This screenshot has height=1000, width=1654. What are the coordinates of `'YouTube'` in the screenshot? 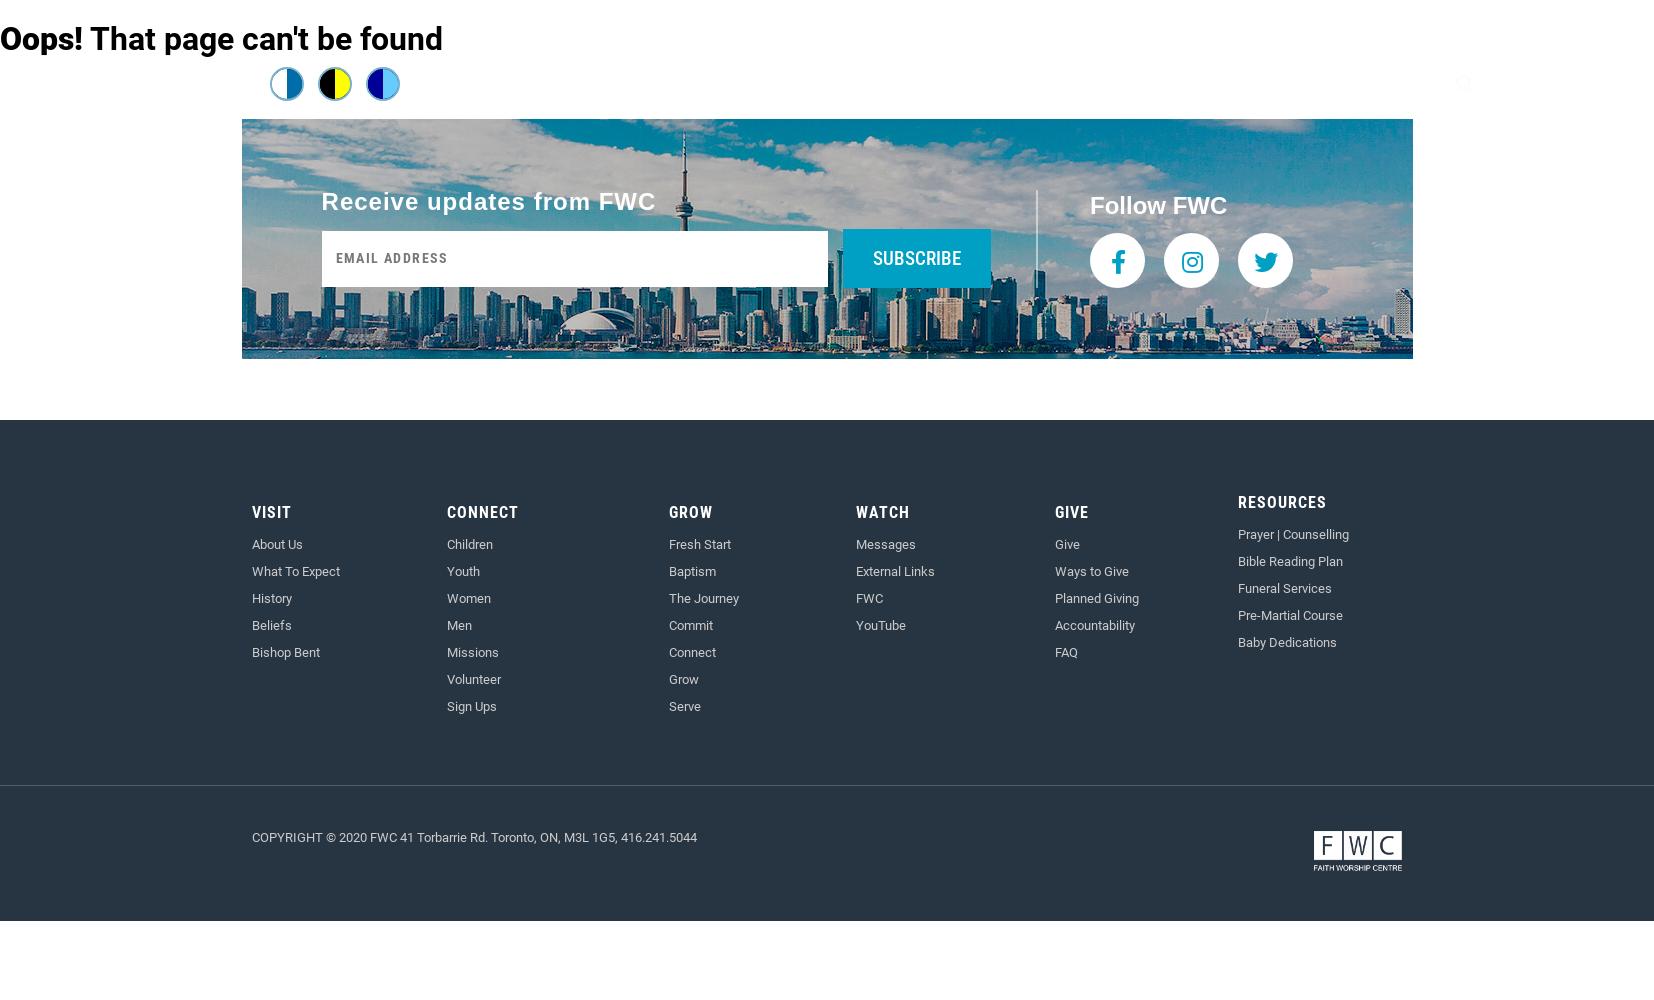 It's located at (879, 625).